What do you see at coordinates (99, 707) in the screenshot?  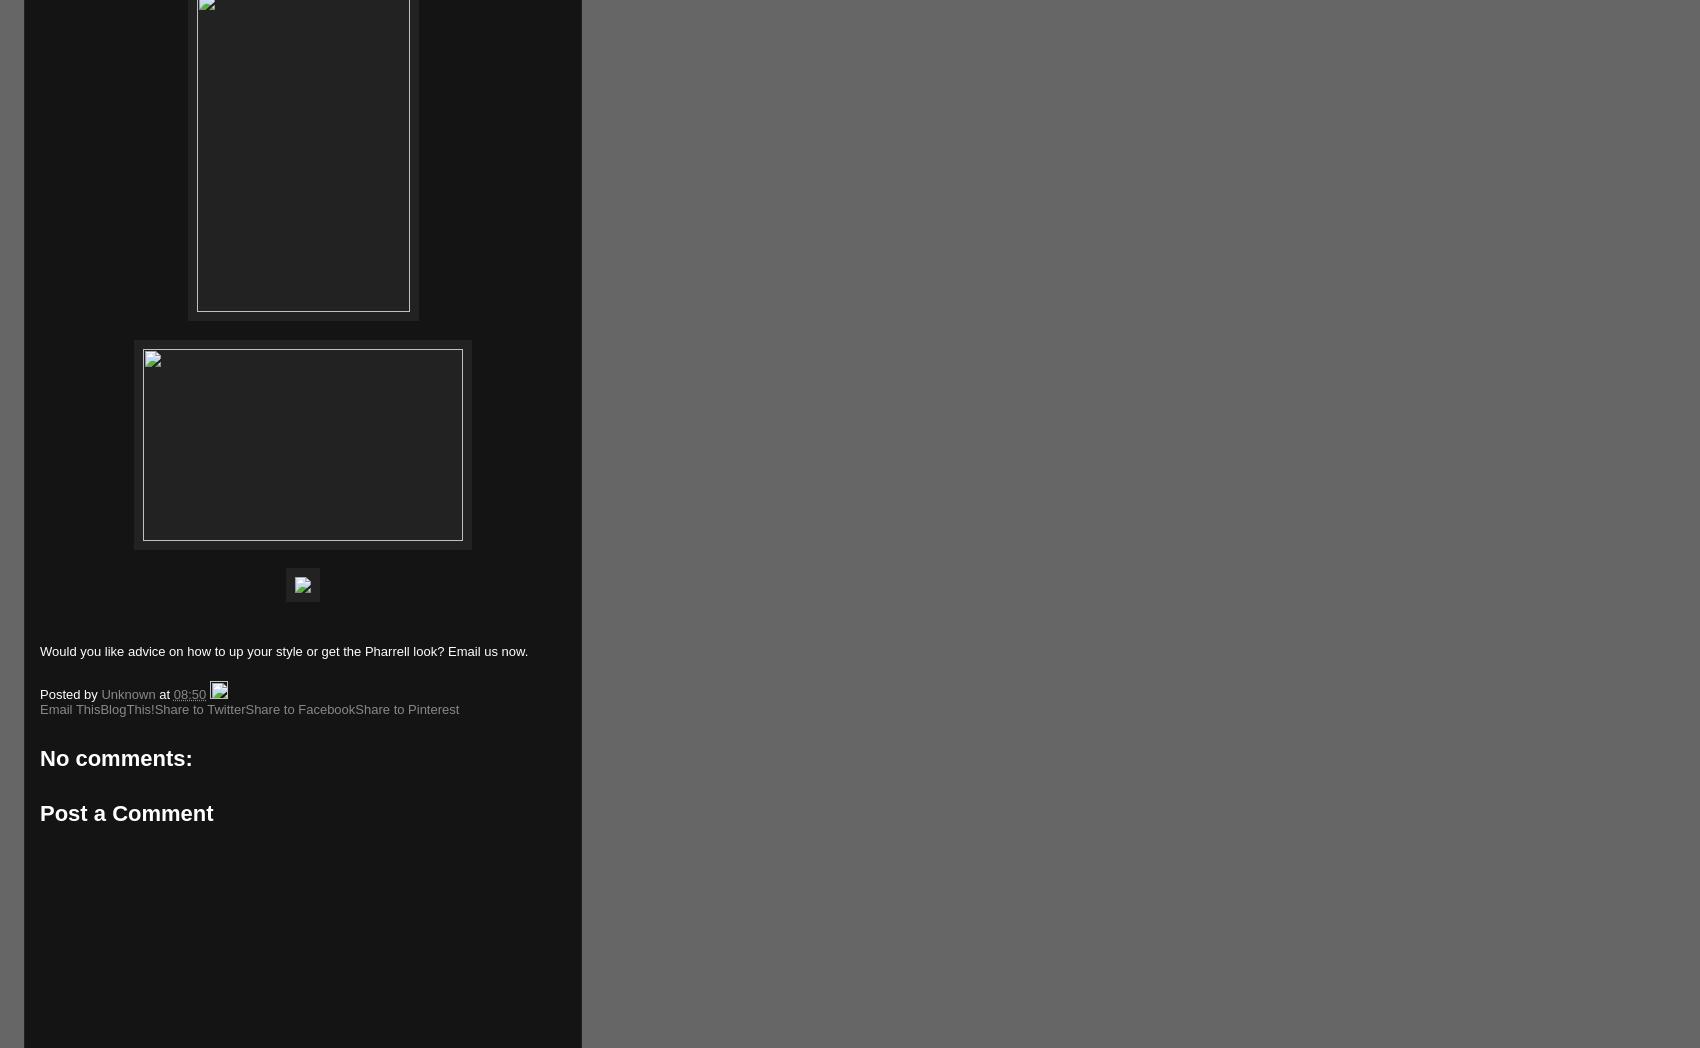 I see `'BlogThis!'` at bounding box center [99, 707].